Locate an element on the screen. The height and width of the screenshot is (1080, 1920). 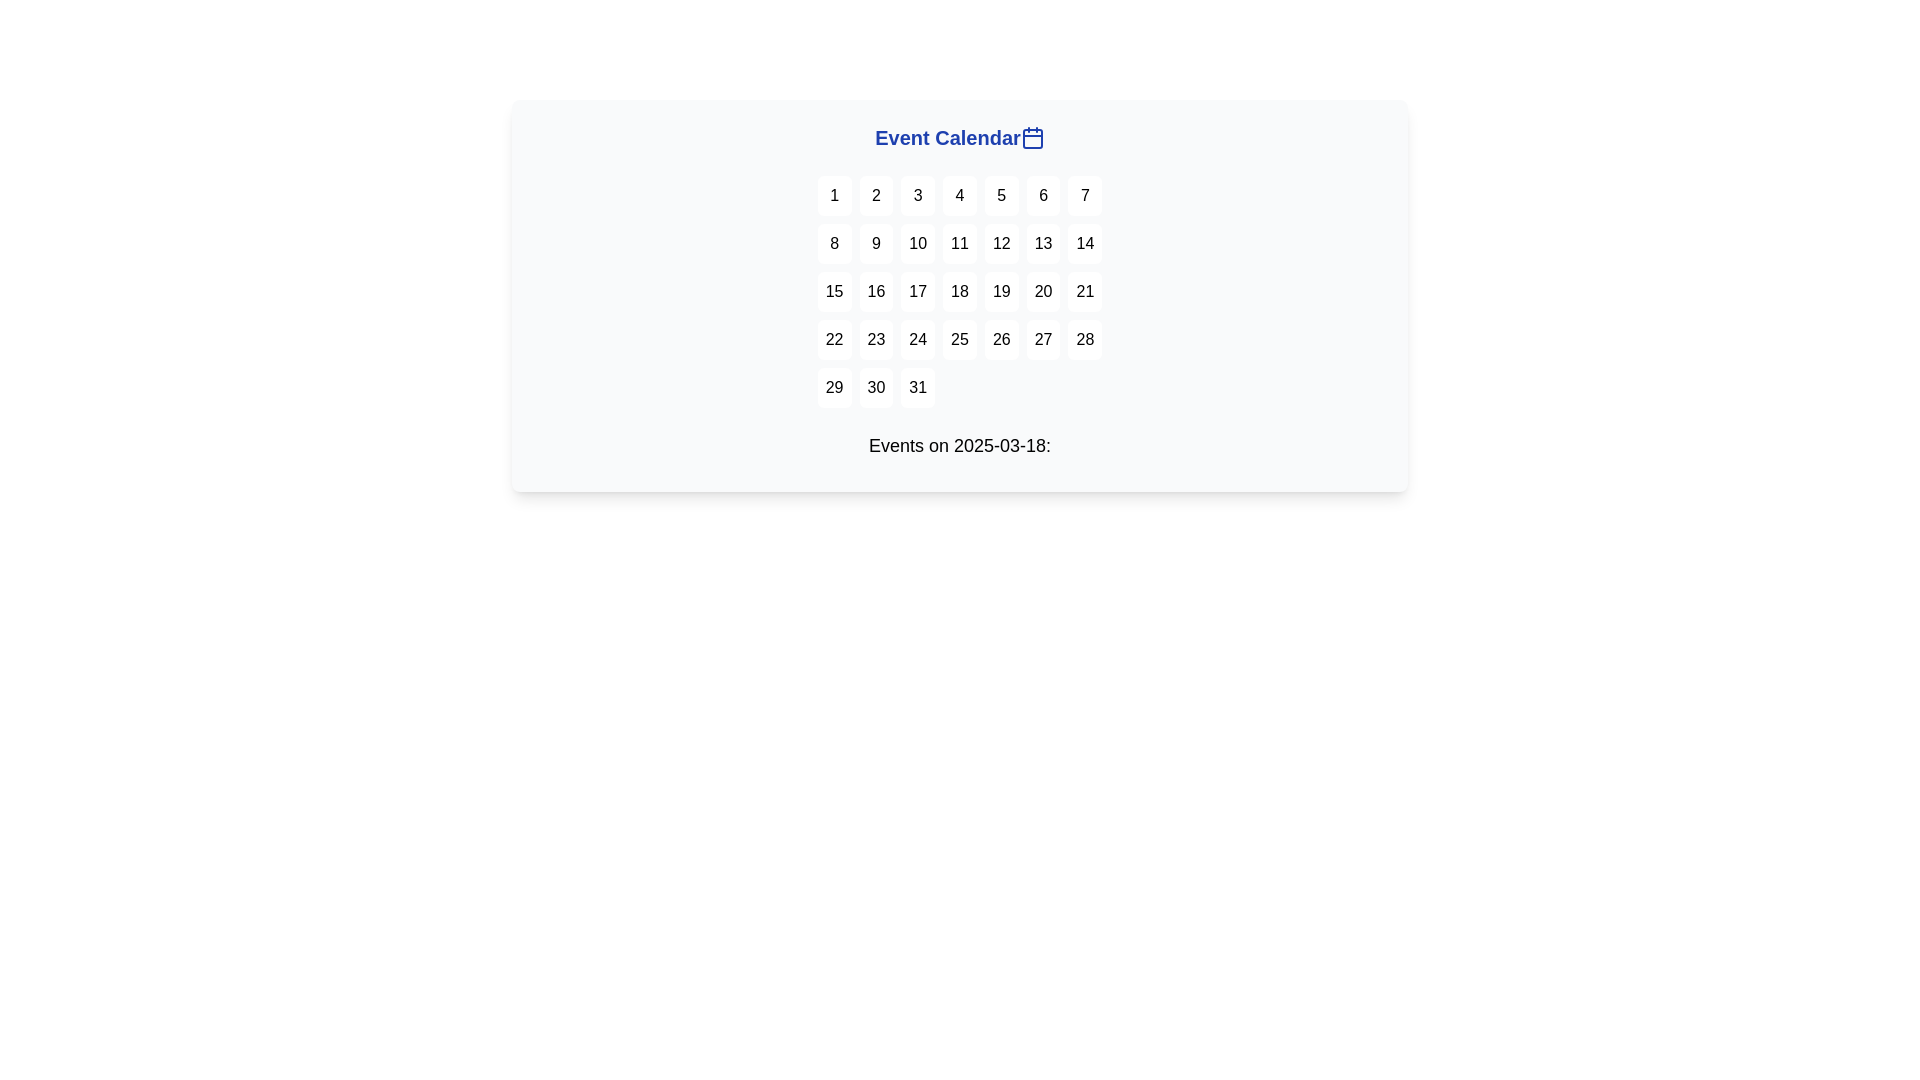
the selectable date button in the calendar interface is located at coordinates (876, 388).